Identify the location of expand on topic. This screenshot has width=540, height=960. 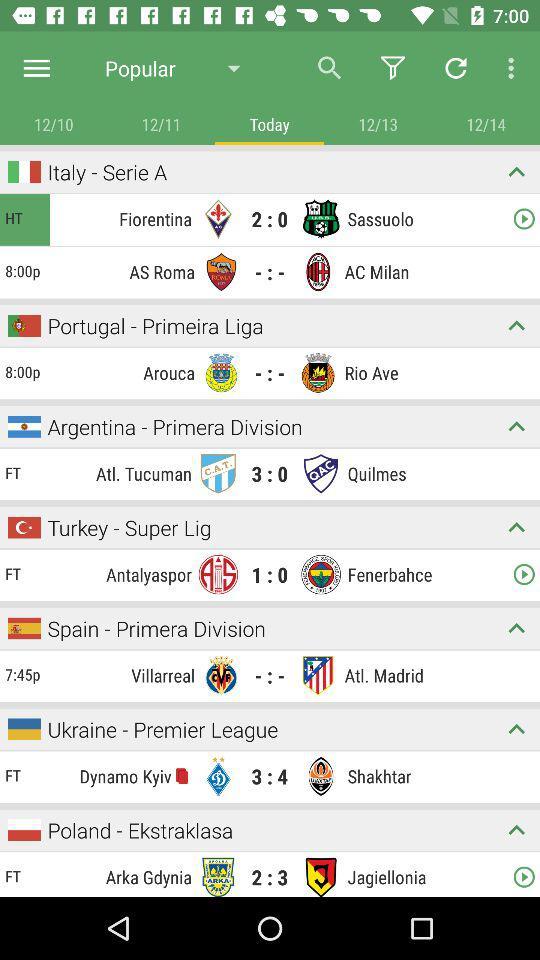
(516, 830).